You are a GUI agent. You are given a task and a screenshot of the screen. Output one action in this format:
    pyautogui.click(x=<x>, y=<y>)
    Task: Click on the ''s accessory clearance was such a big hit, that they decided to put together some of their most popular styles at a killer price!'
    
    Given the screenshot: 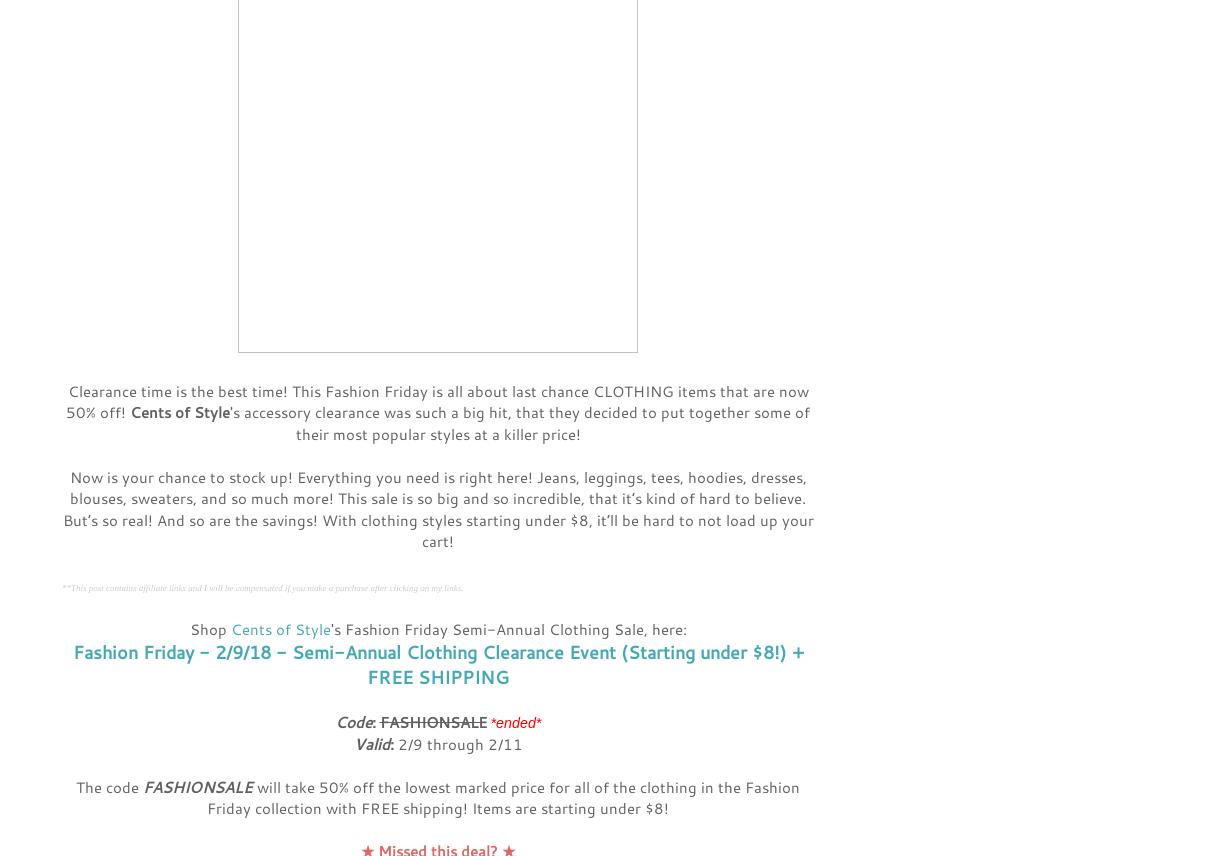 What is the action you would take?
    pyautogui.click(x=519, y=421)
    